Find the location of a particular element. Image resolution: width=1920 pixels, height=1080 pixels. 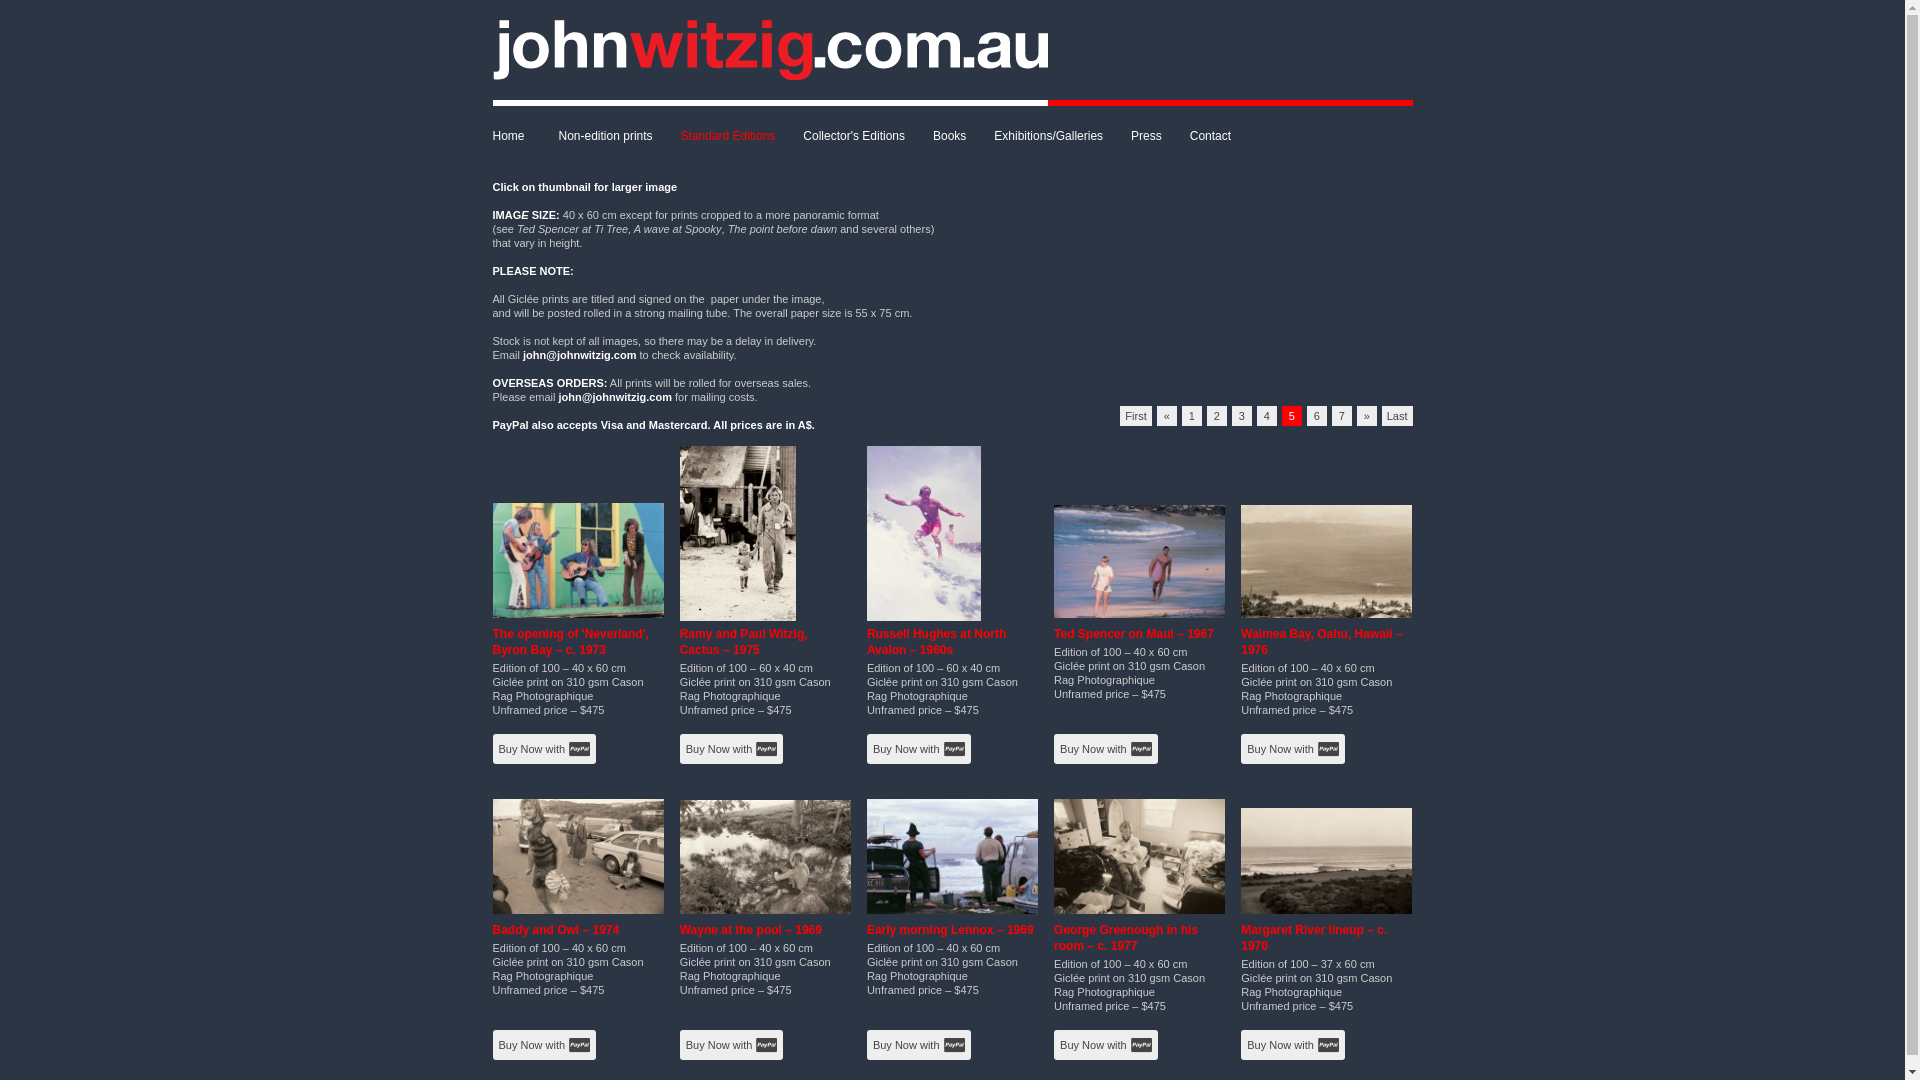

'1' is located at coordinates (1191, 415).